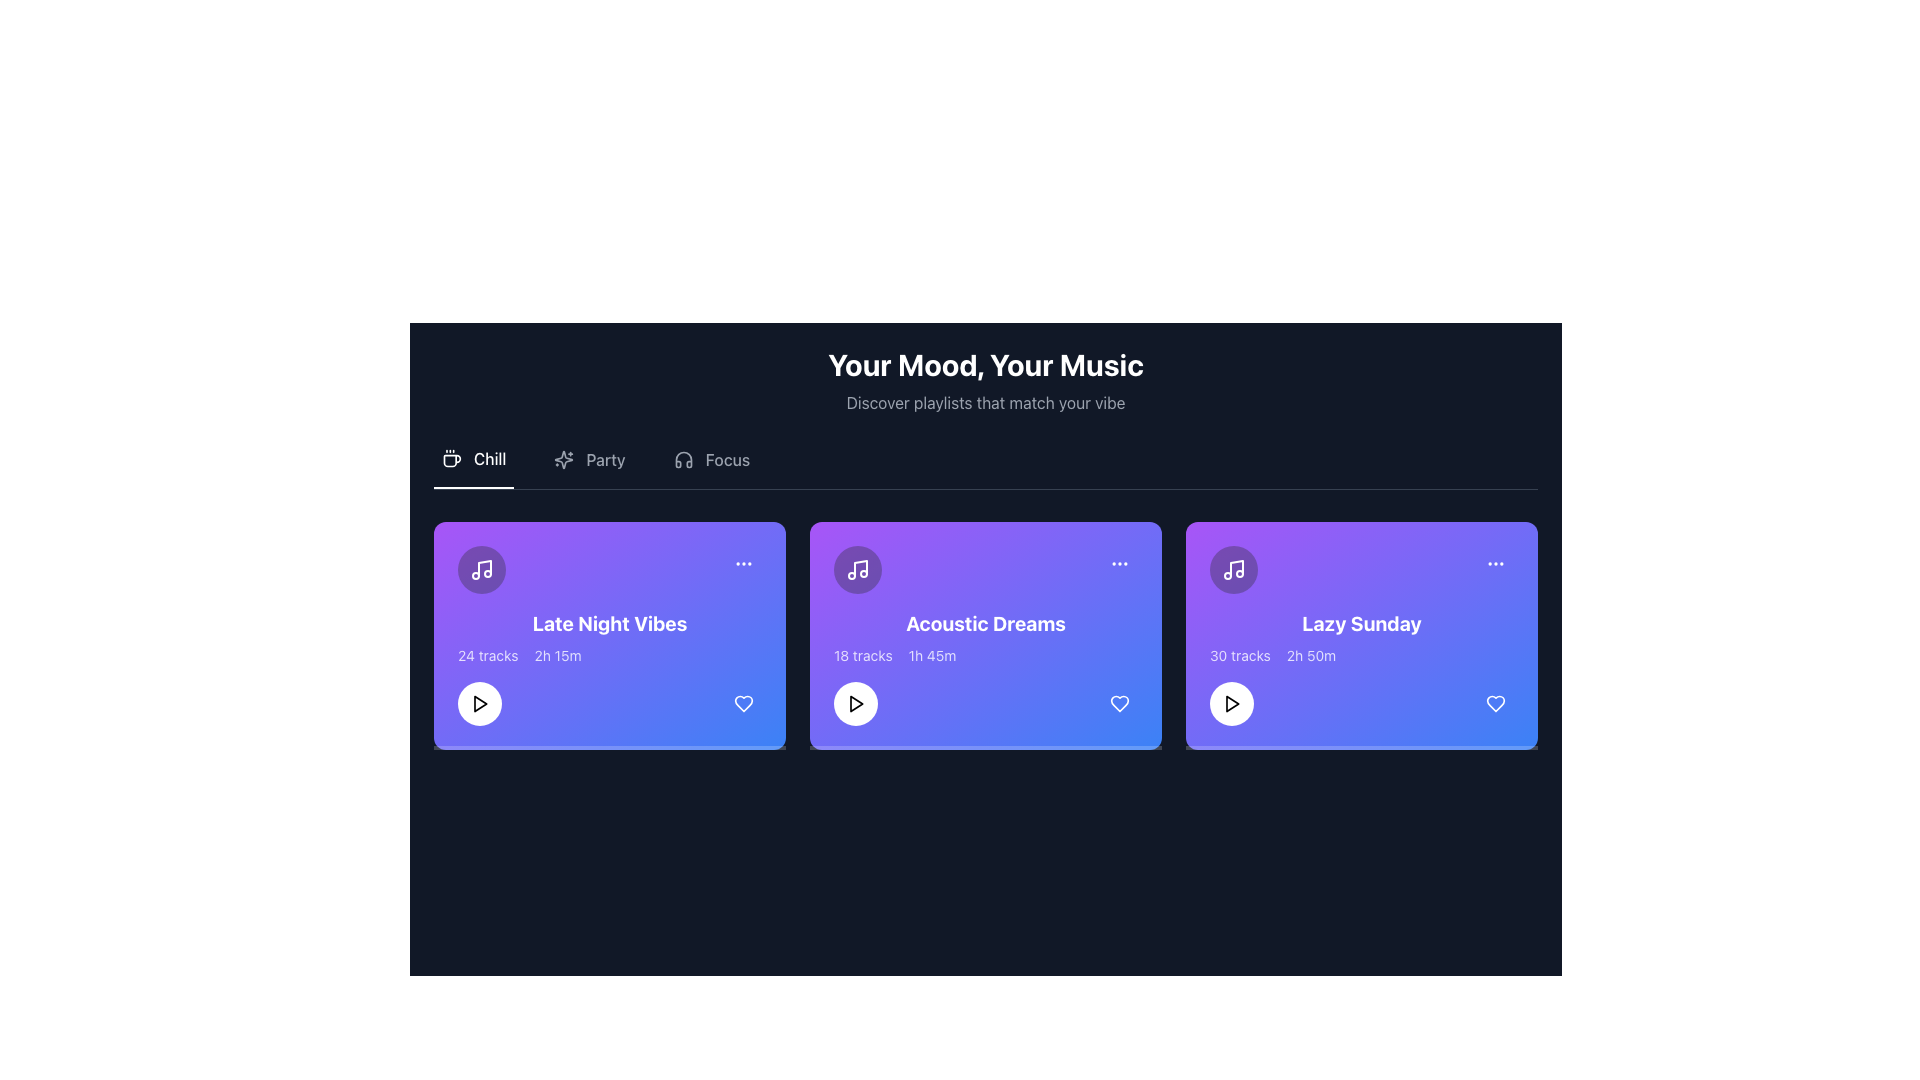 The width and height of the screenshot is (1920, 1080). I want to click on the heart icon in the bottom-right corner of the 'Acoustic Dreams' card to mark it as liked or favorited, so click(1118, 703).